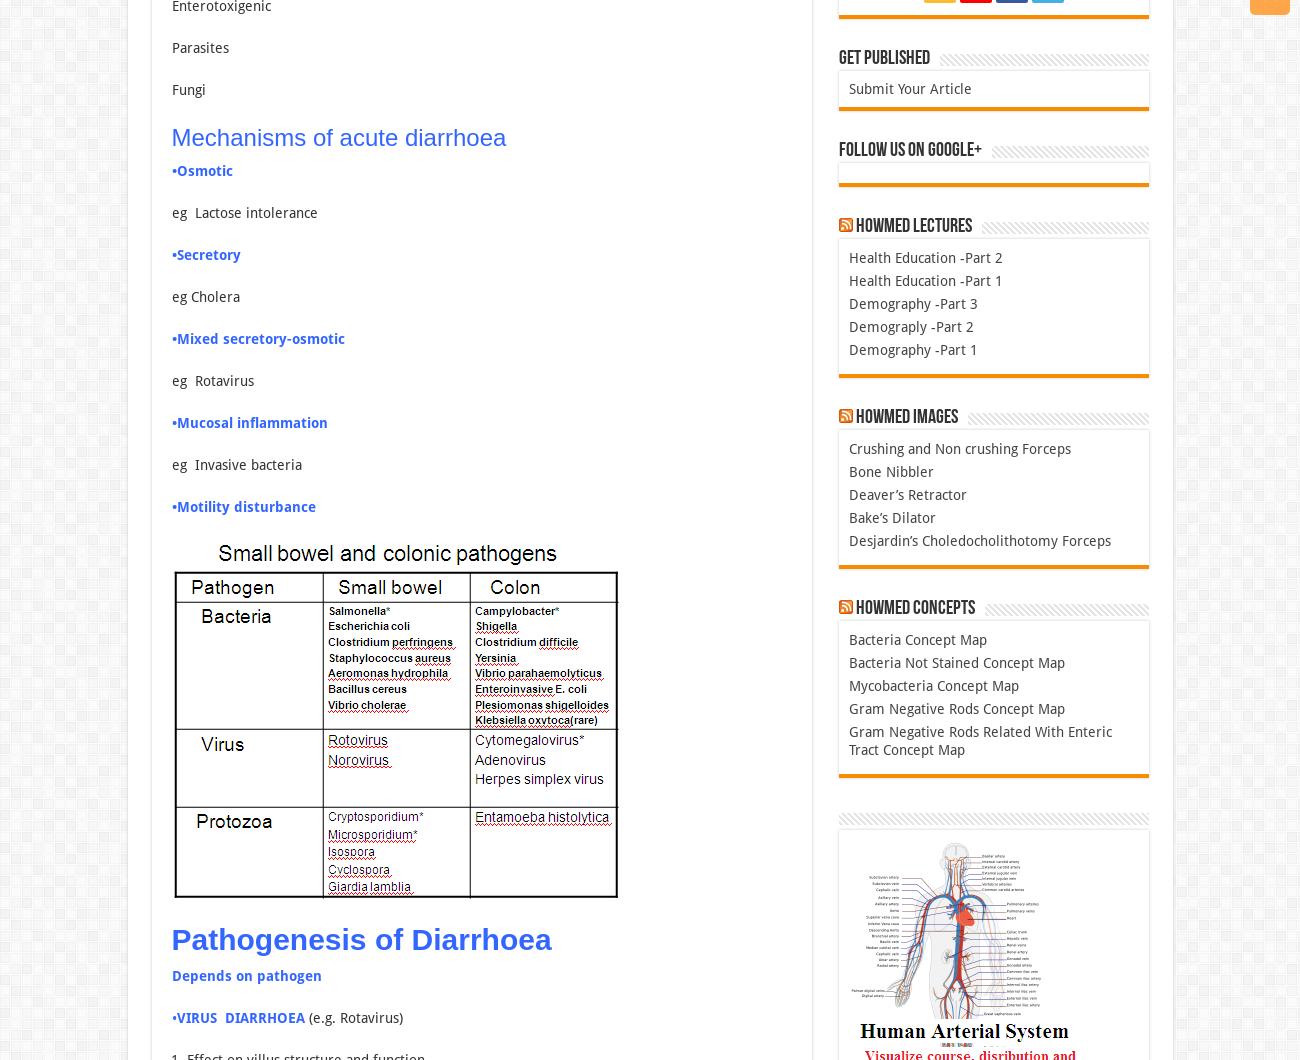 The width and height of the screenshot is (1300, 1060). I want to click on 'Mechanisms of acute diarrhoea', so click(337, 136).